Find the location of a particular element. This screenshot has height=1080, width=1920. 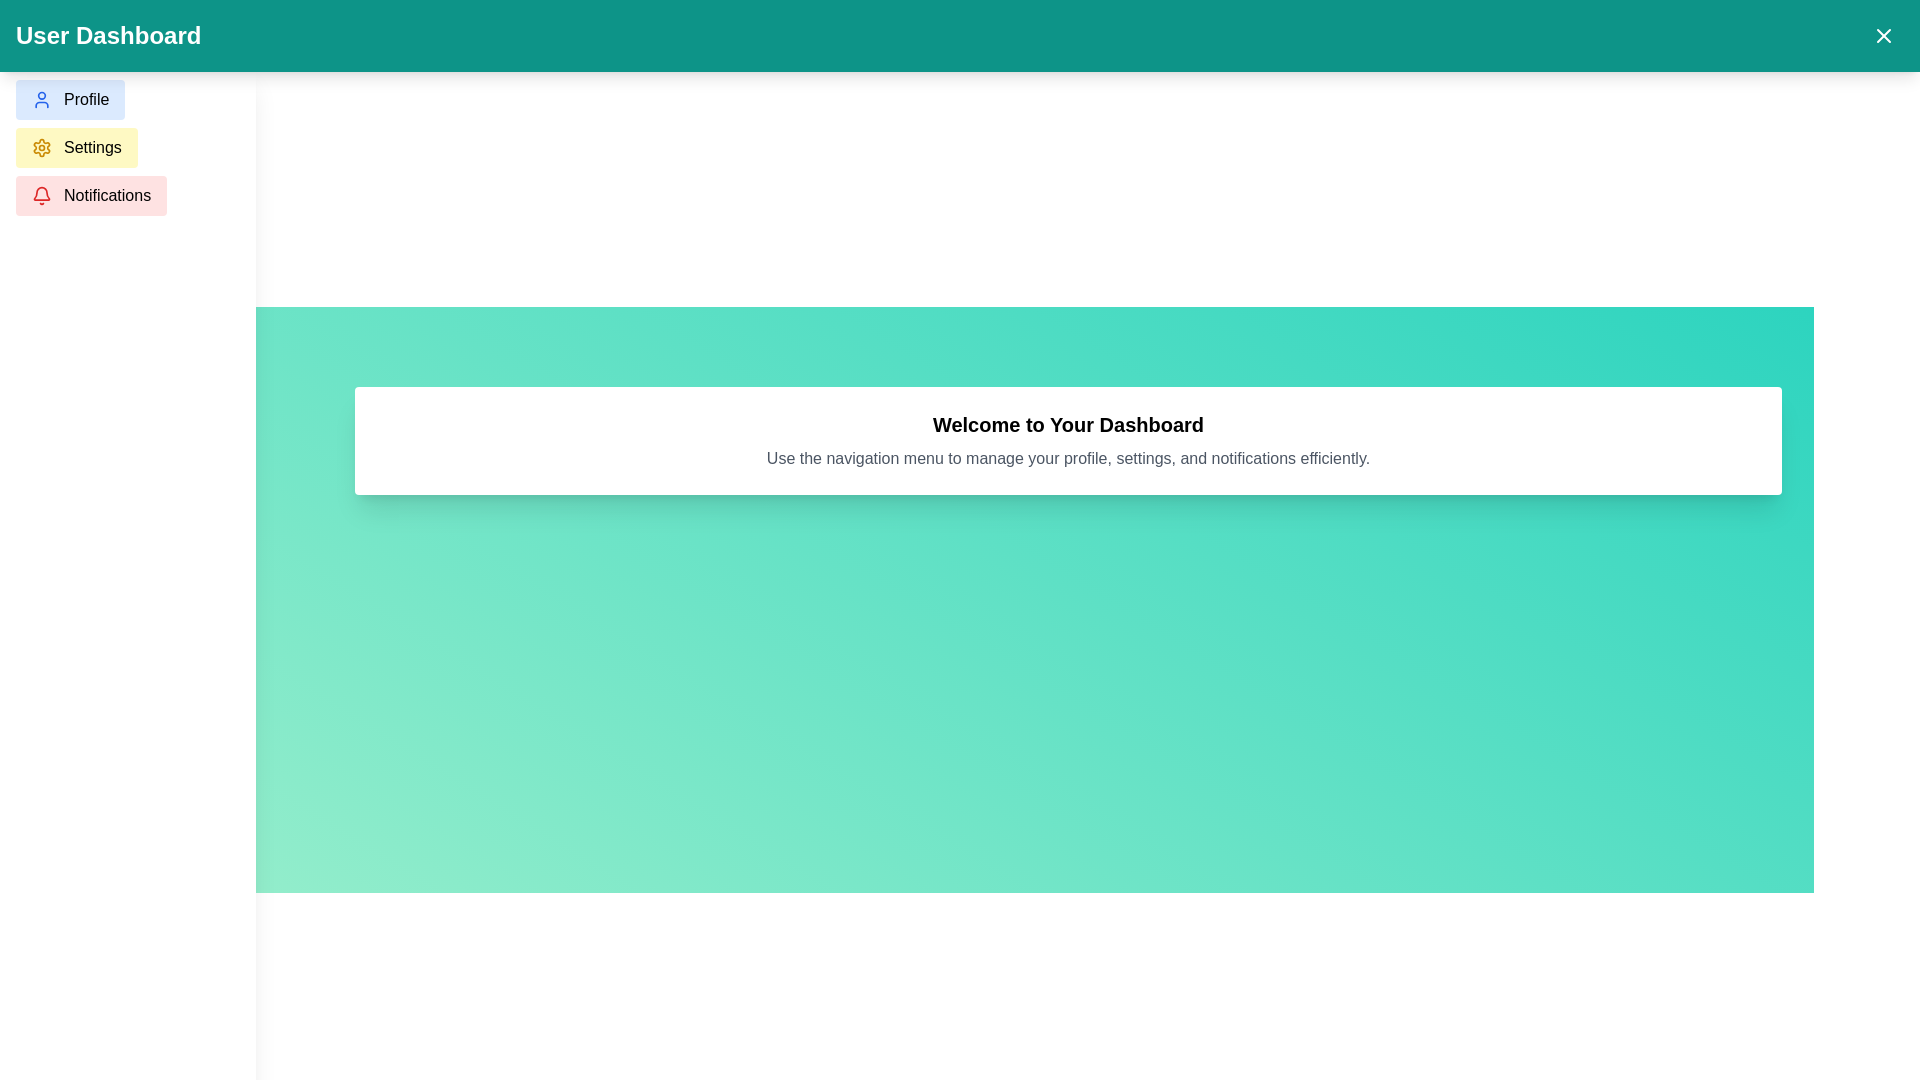

the cogwheel-shaped icon in yellow, which is placed inside the yellow 'Settings' button on the left navigation panel is located at coordinates (42, 146).